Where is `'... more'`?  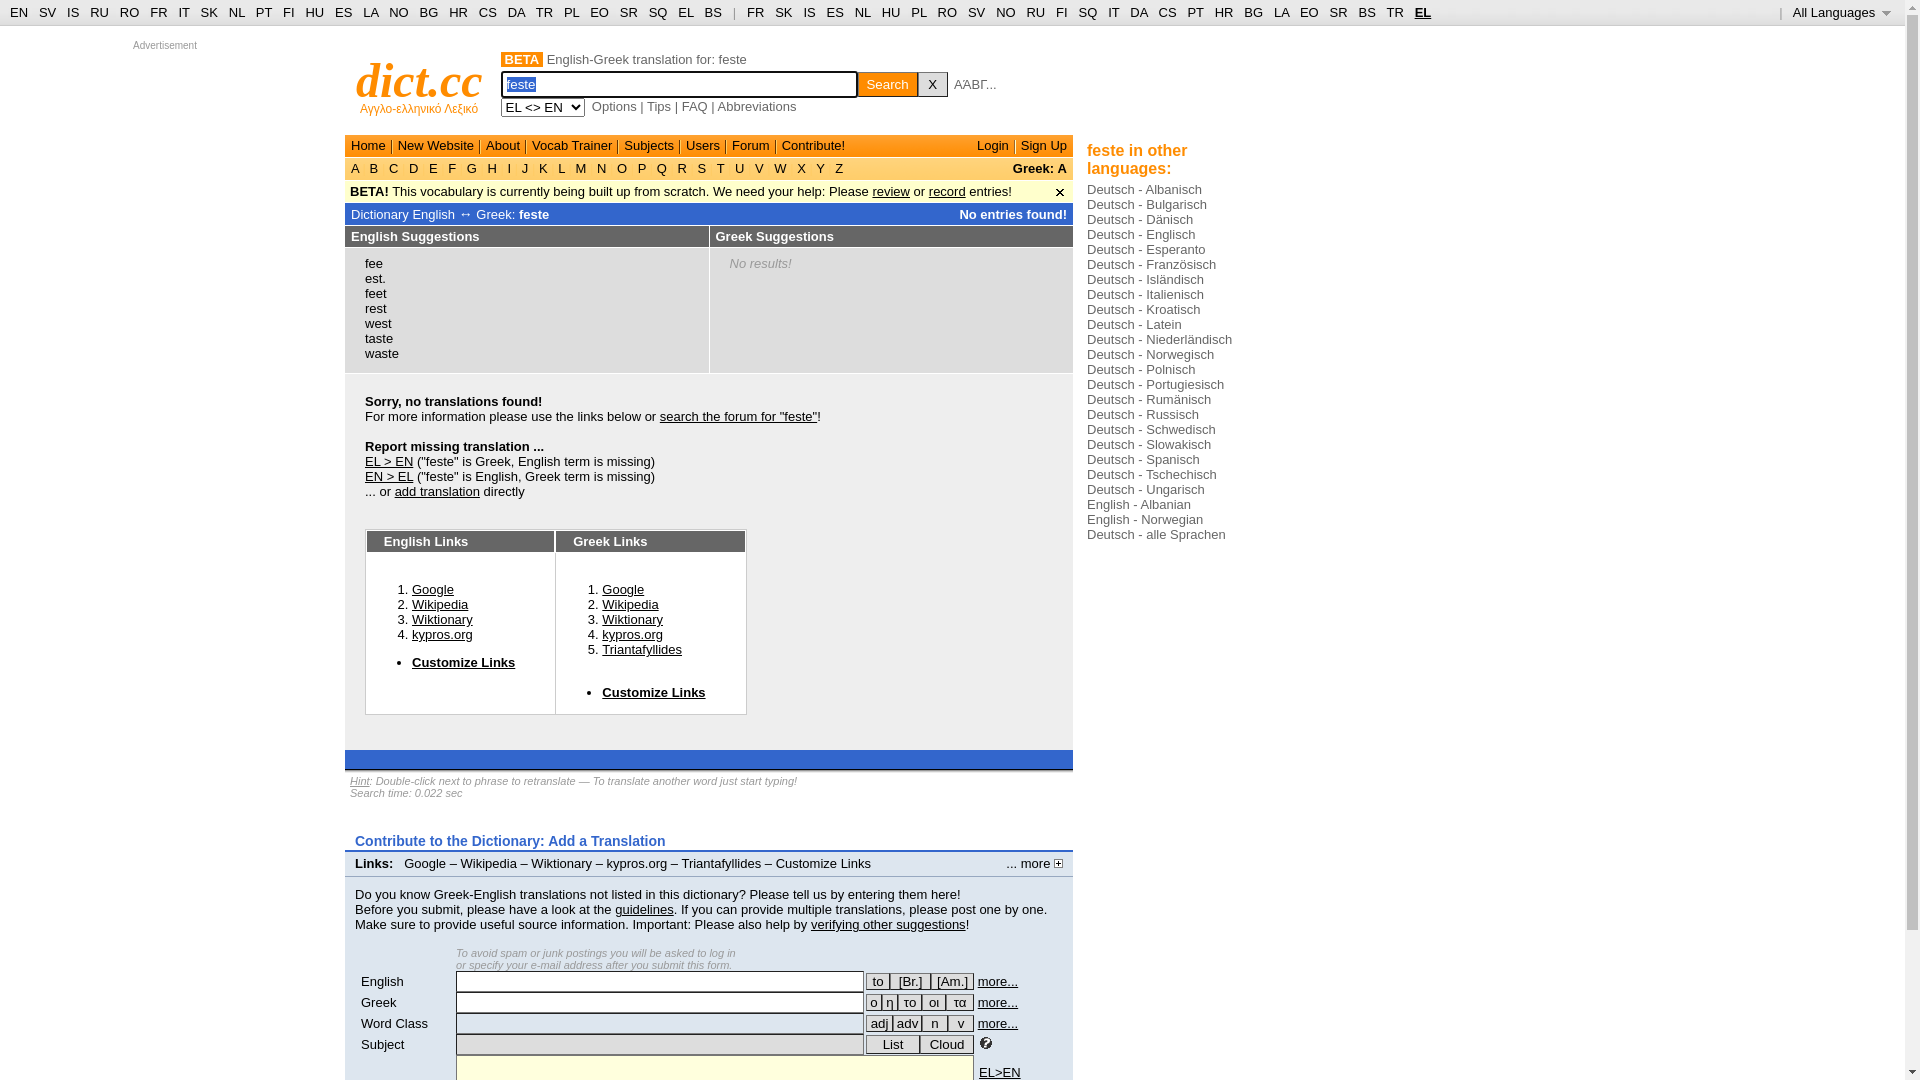
'... more' is located at coordinates (1006, 862).